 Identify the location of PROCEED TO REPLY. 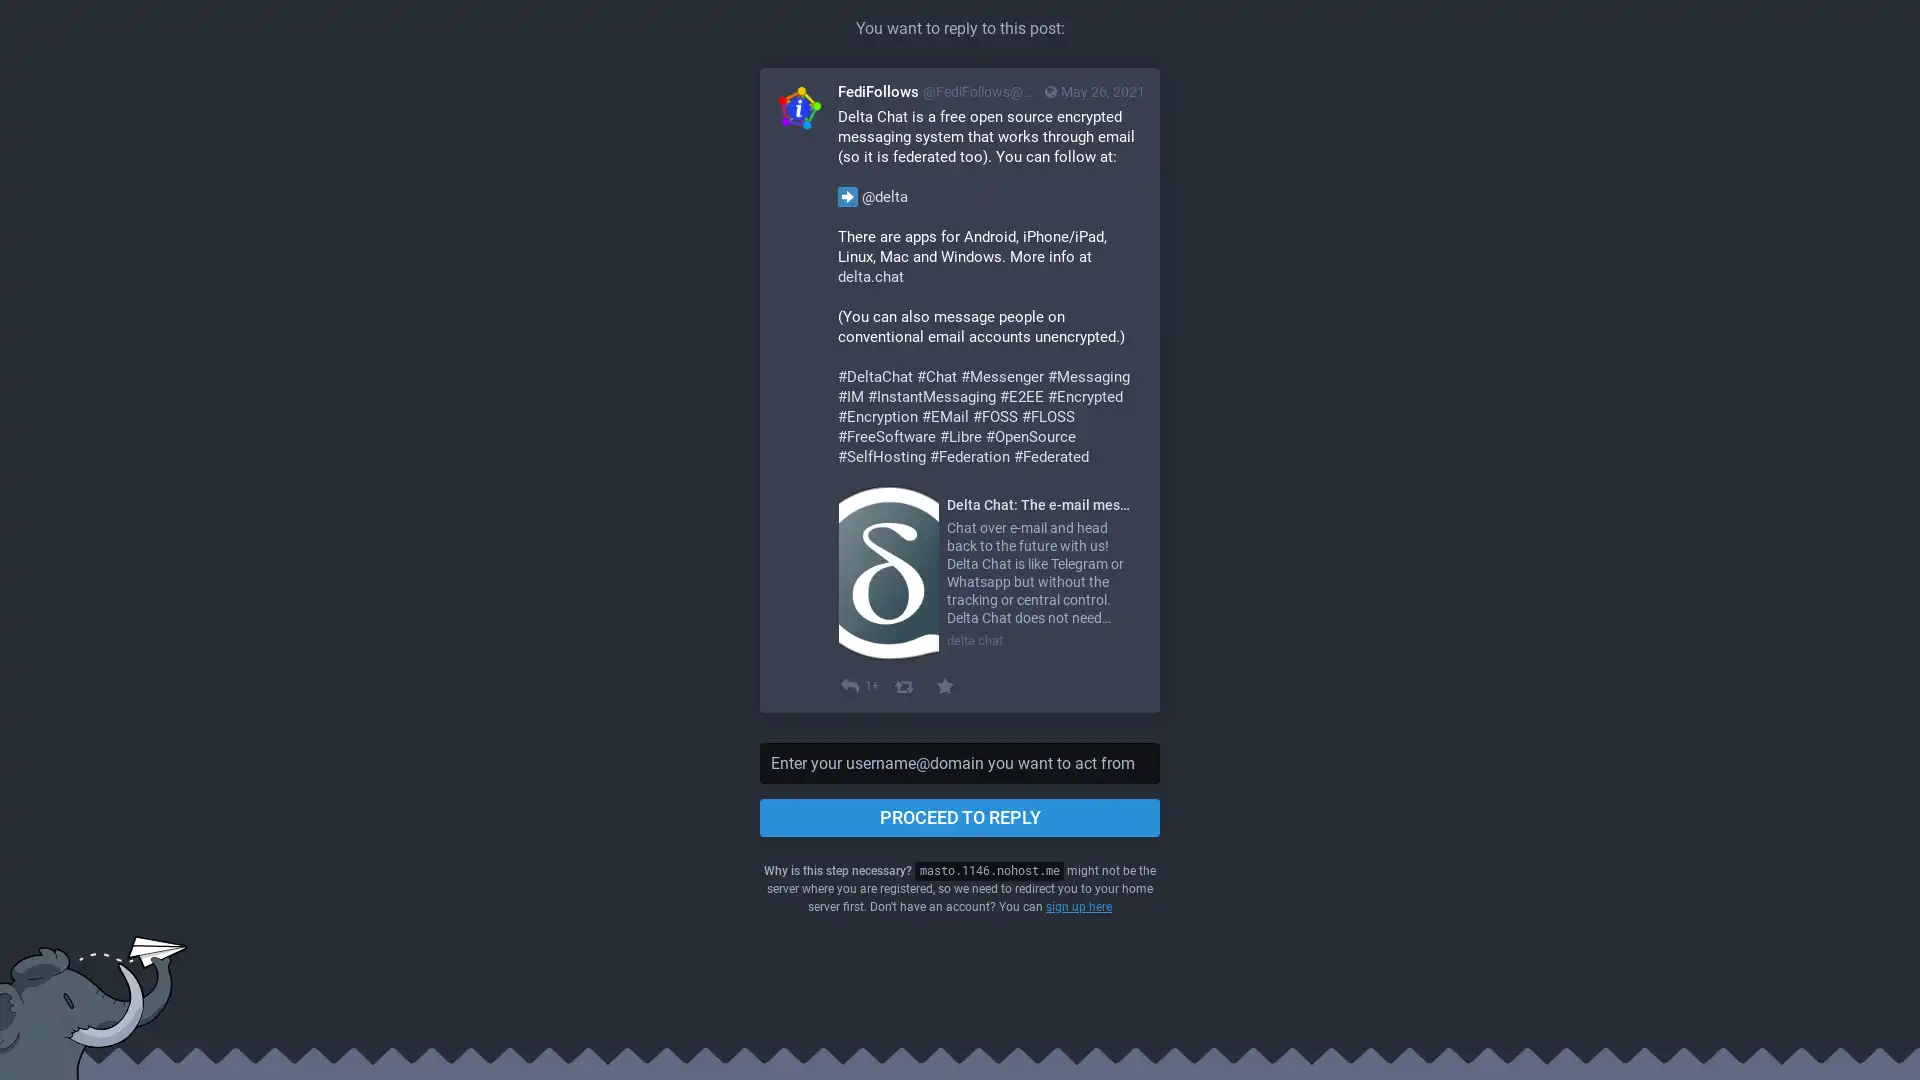
(960, 817).